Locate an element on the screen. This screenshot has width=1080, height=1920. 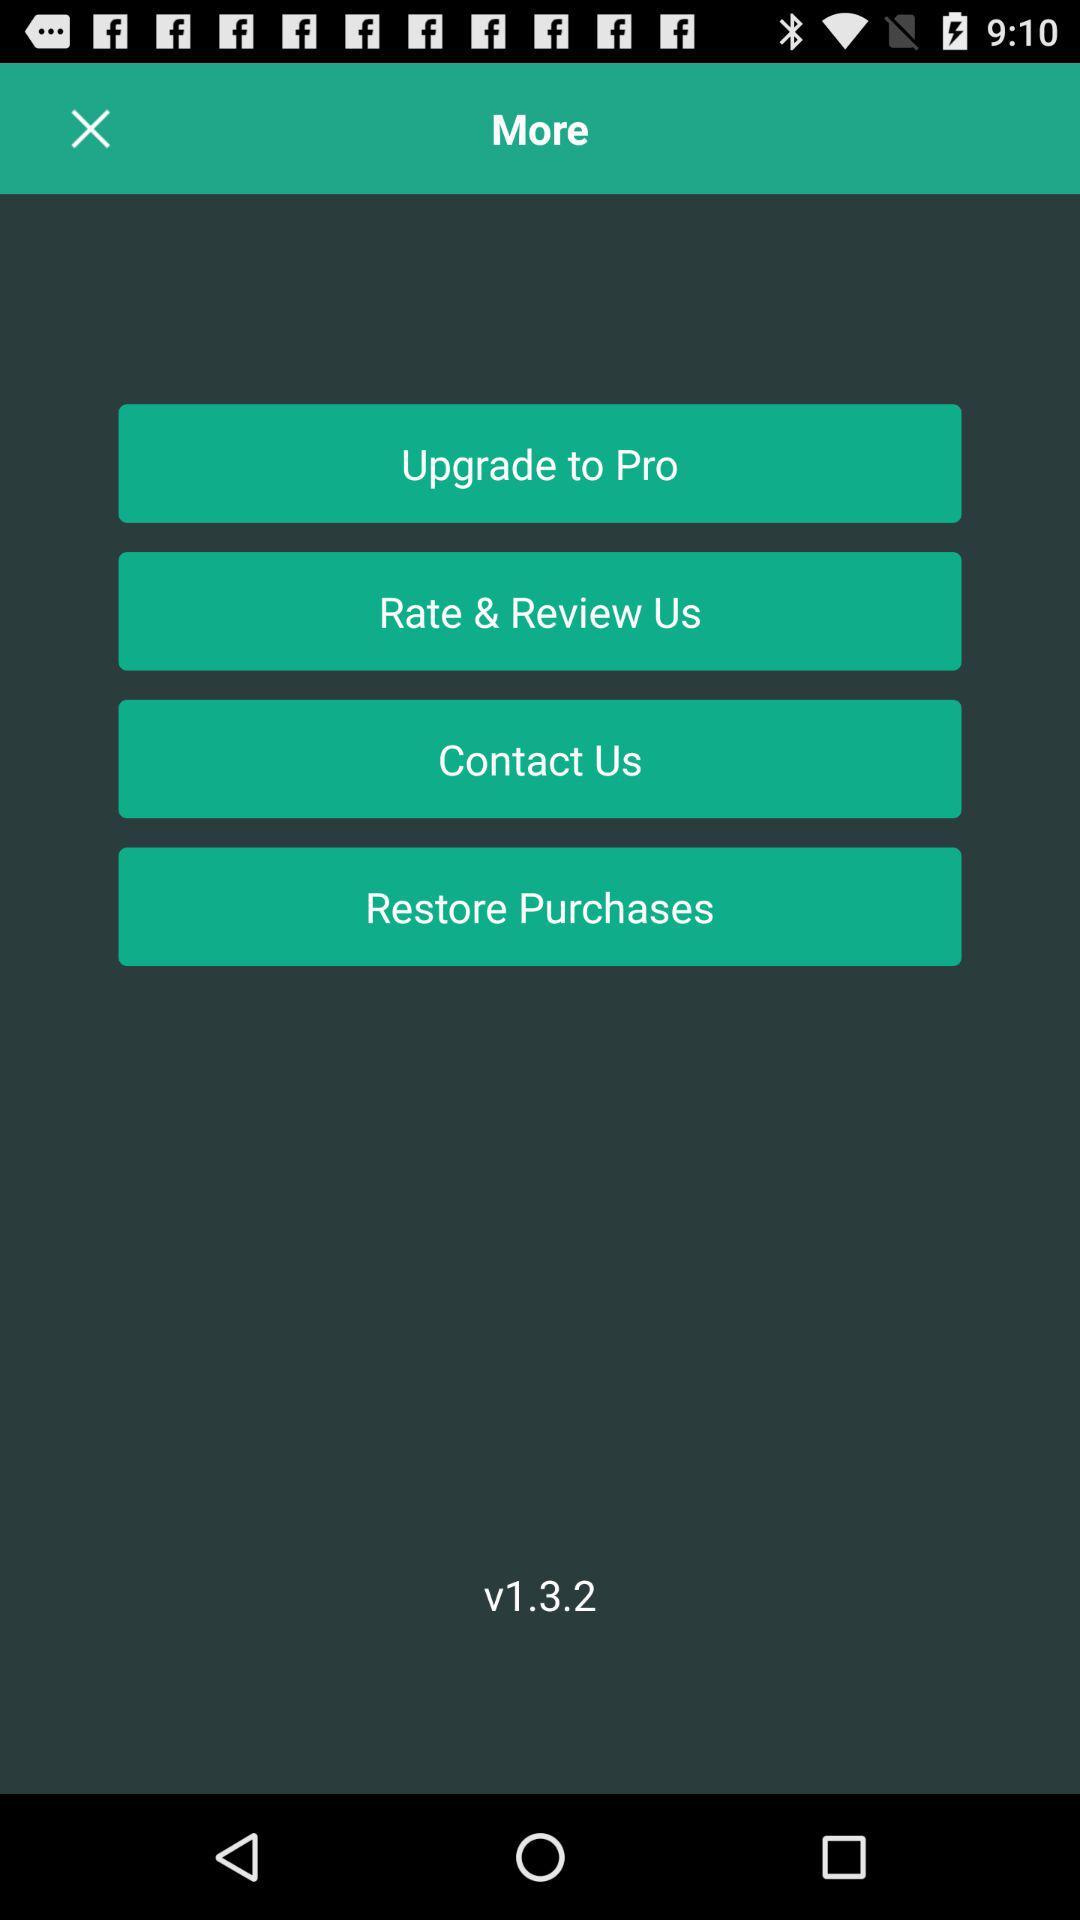
the upgrade to pro icon is located at coordinates (540, 462).